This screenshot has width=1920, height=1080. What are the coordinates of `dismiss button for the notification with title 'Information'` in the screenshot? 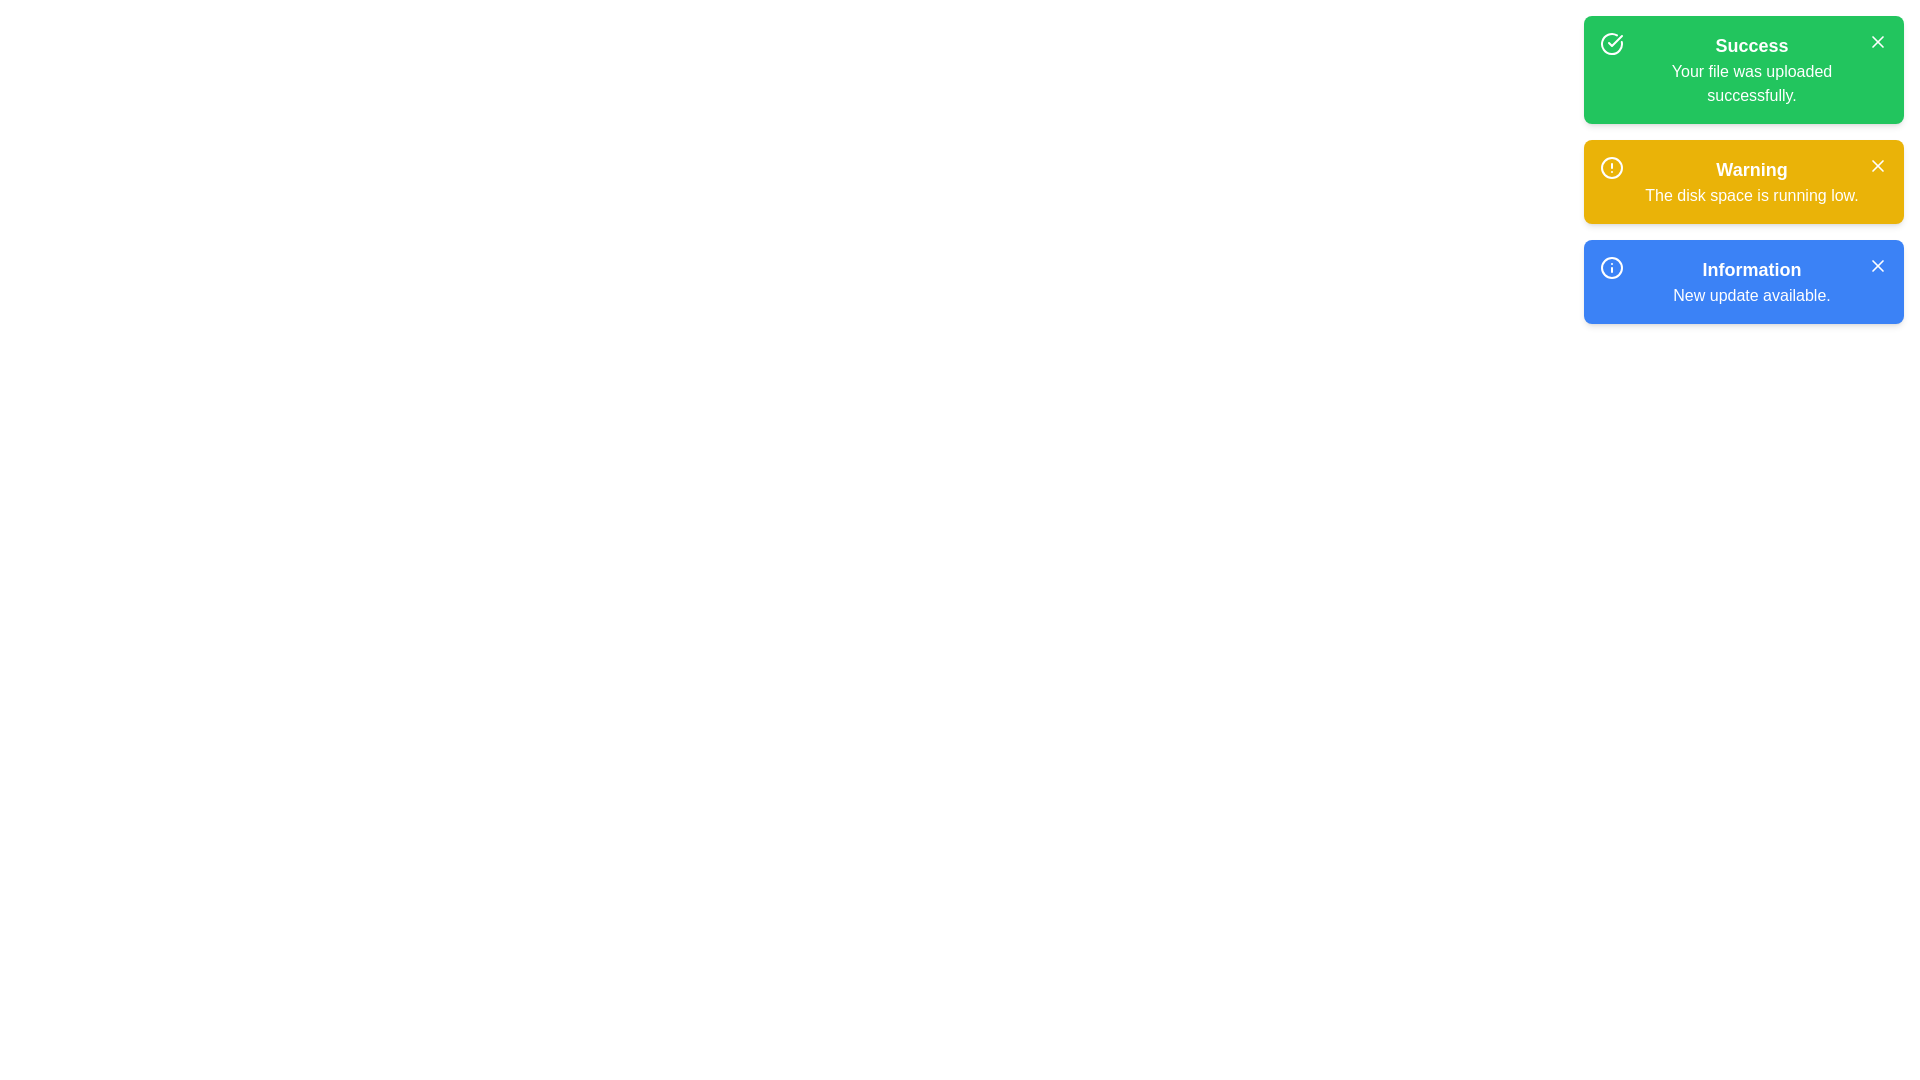 It's located at (1876, 265).